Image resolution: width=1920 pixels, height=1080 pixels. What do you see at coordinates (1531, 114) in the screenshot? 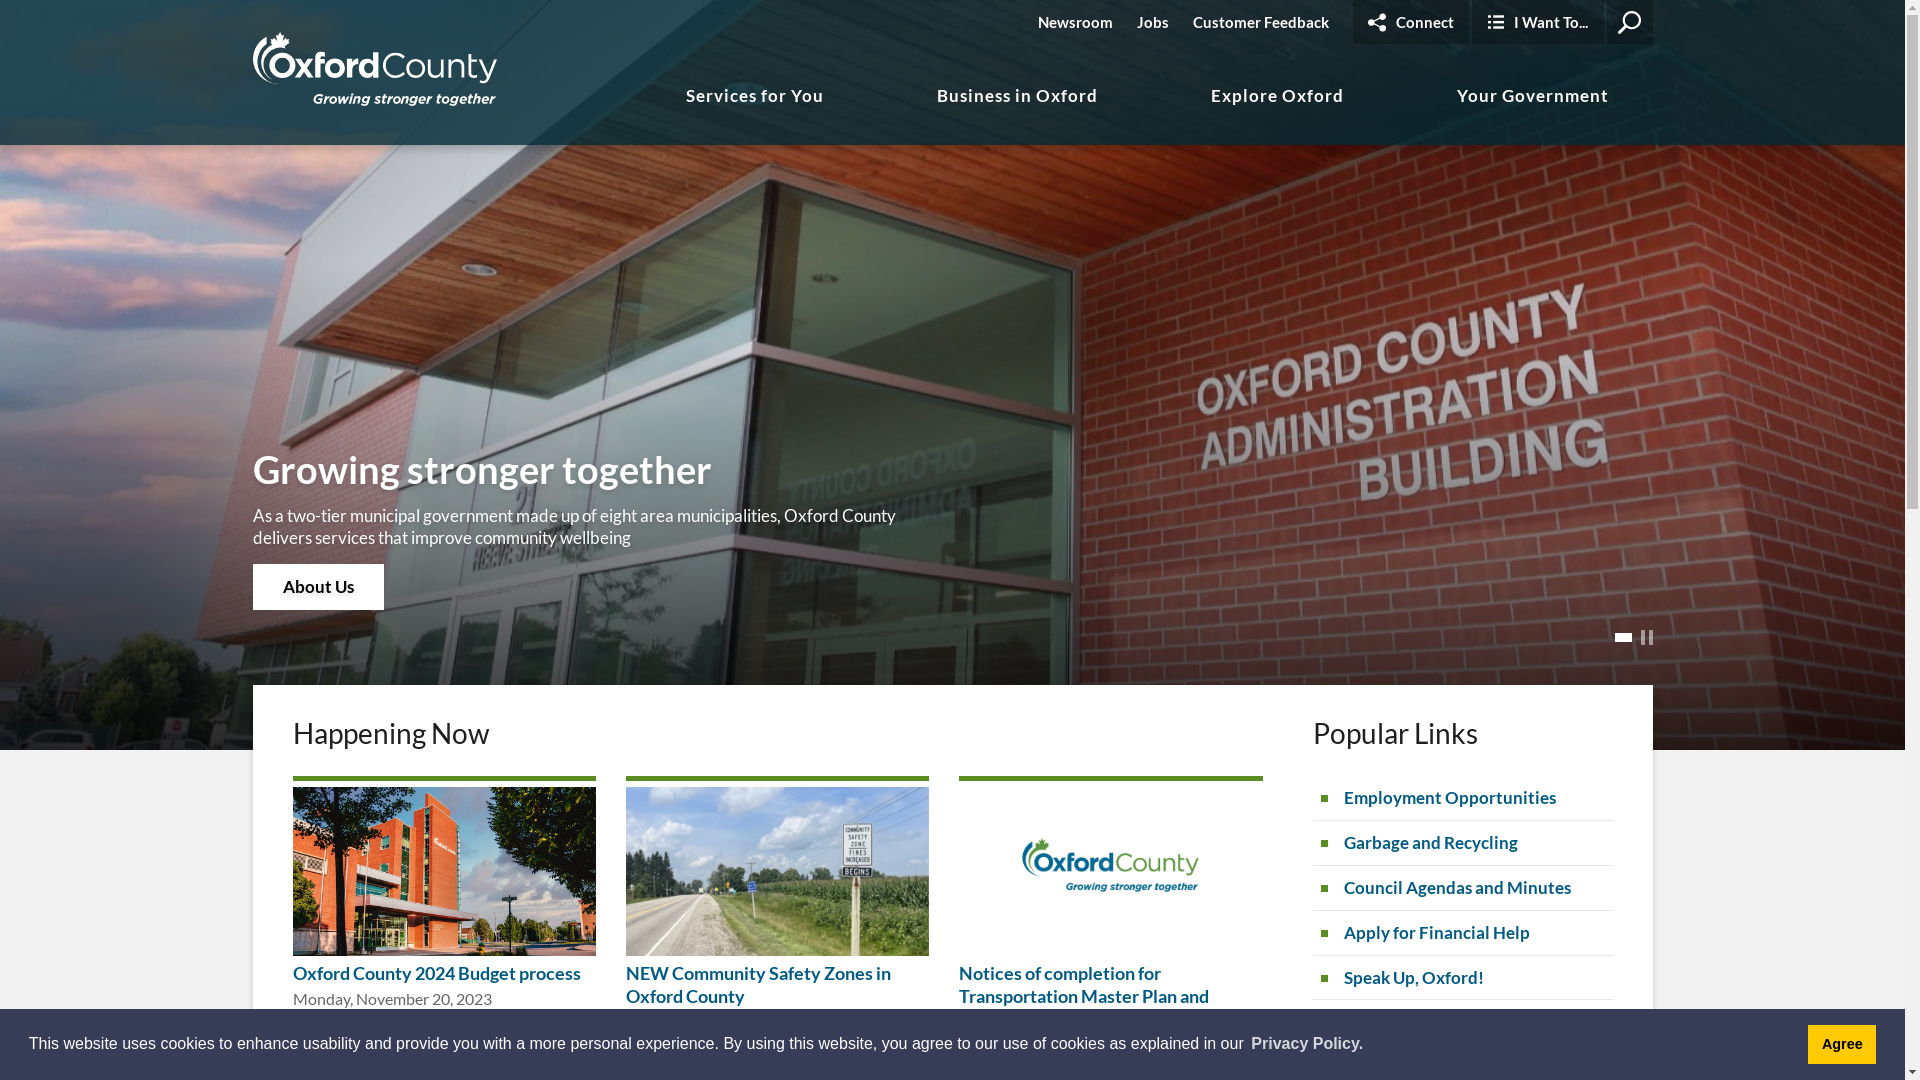
I see `'Your Government'` at bounding box center [1531, 114].